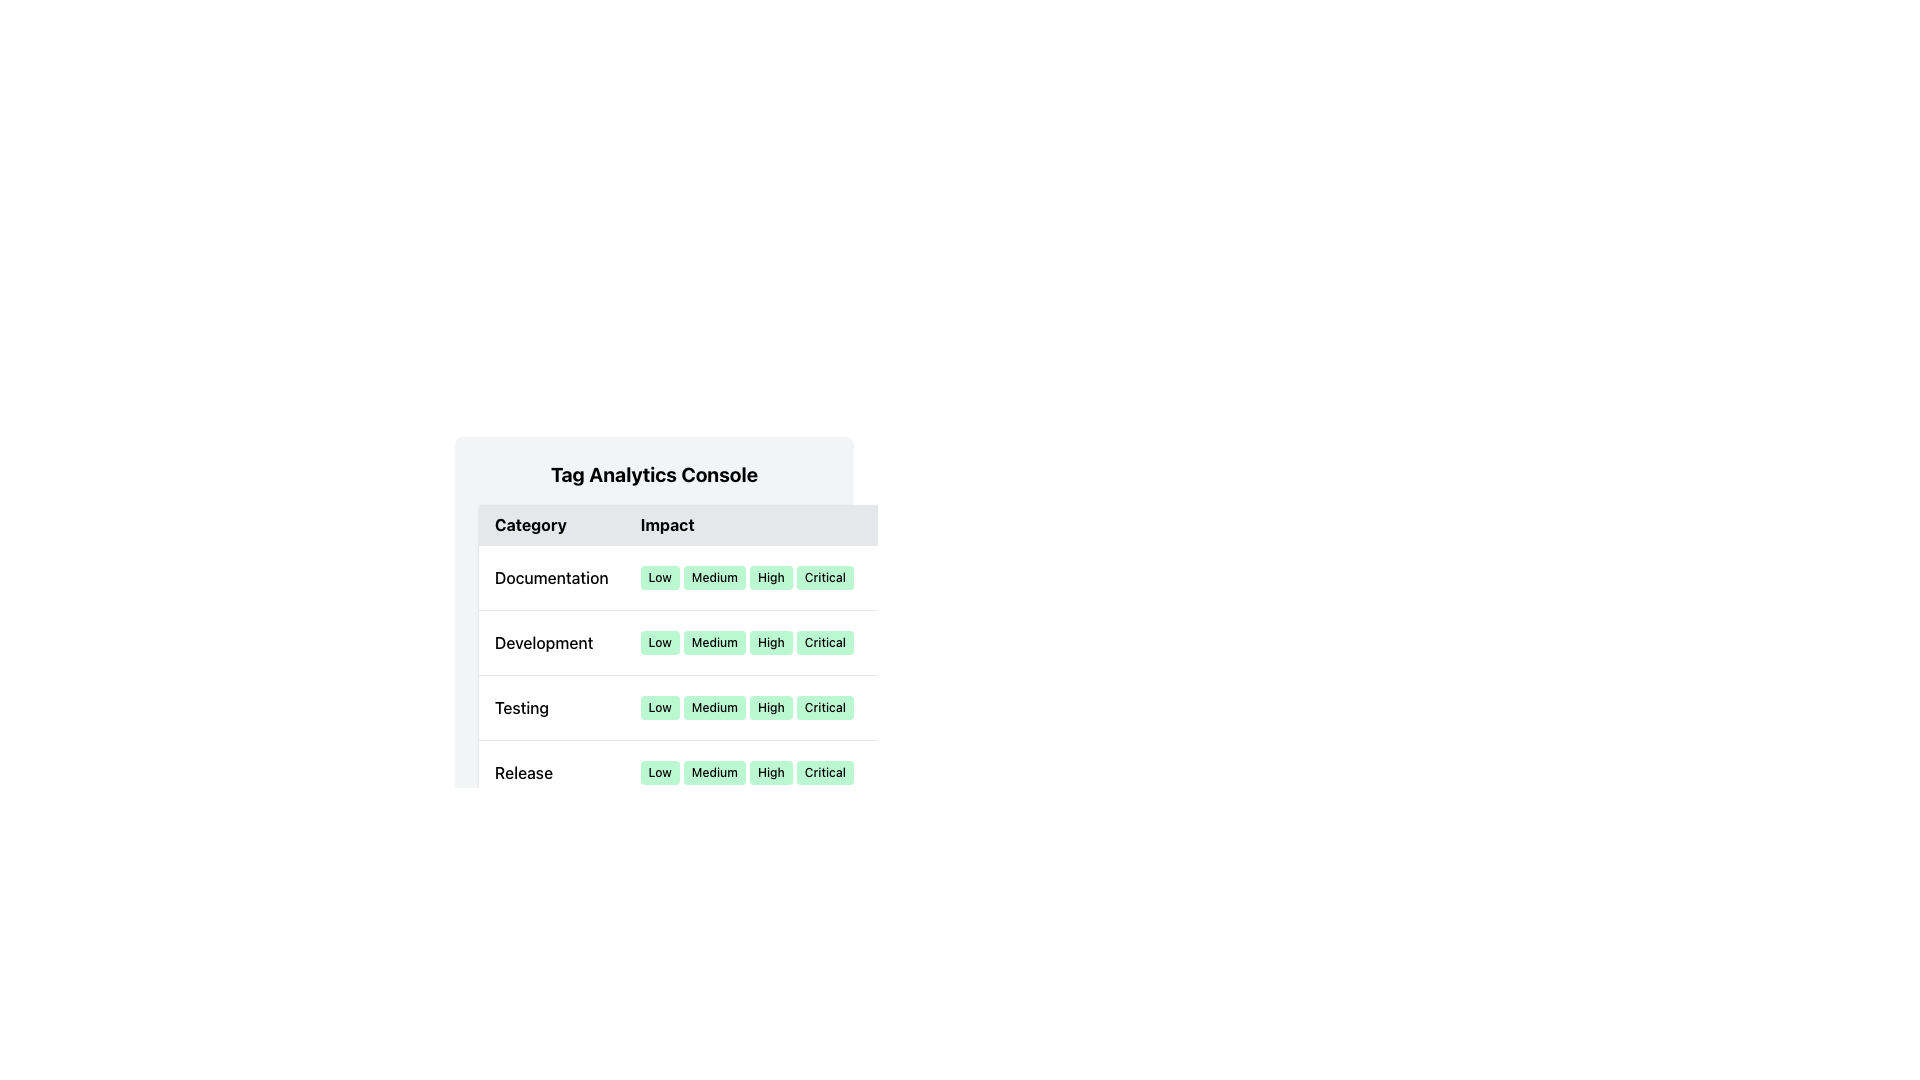 This screenshot has height=1080, width=1920. Describe the element at coordinates (746, 643) in the screenshot. I see `one of the selectable buttons in the 'Development' category located in the second row of the 'Impact' column` at that location.